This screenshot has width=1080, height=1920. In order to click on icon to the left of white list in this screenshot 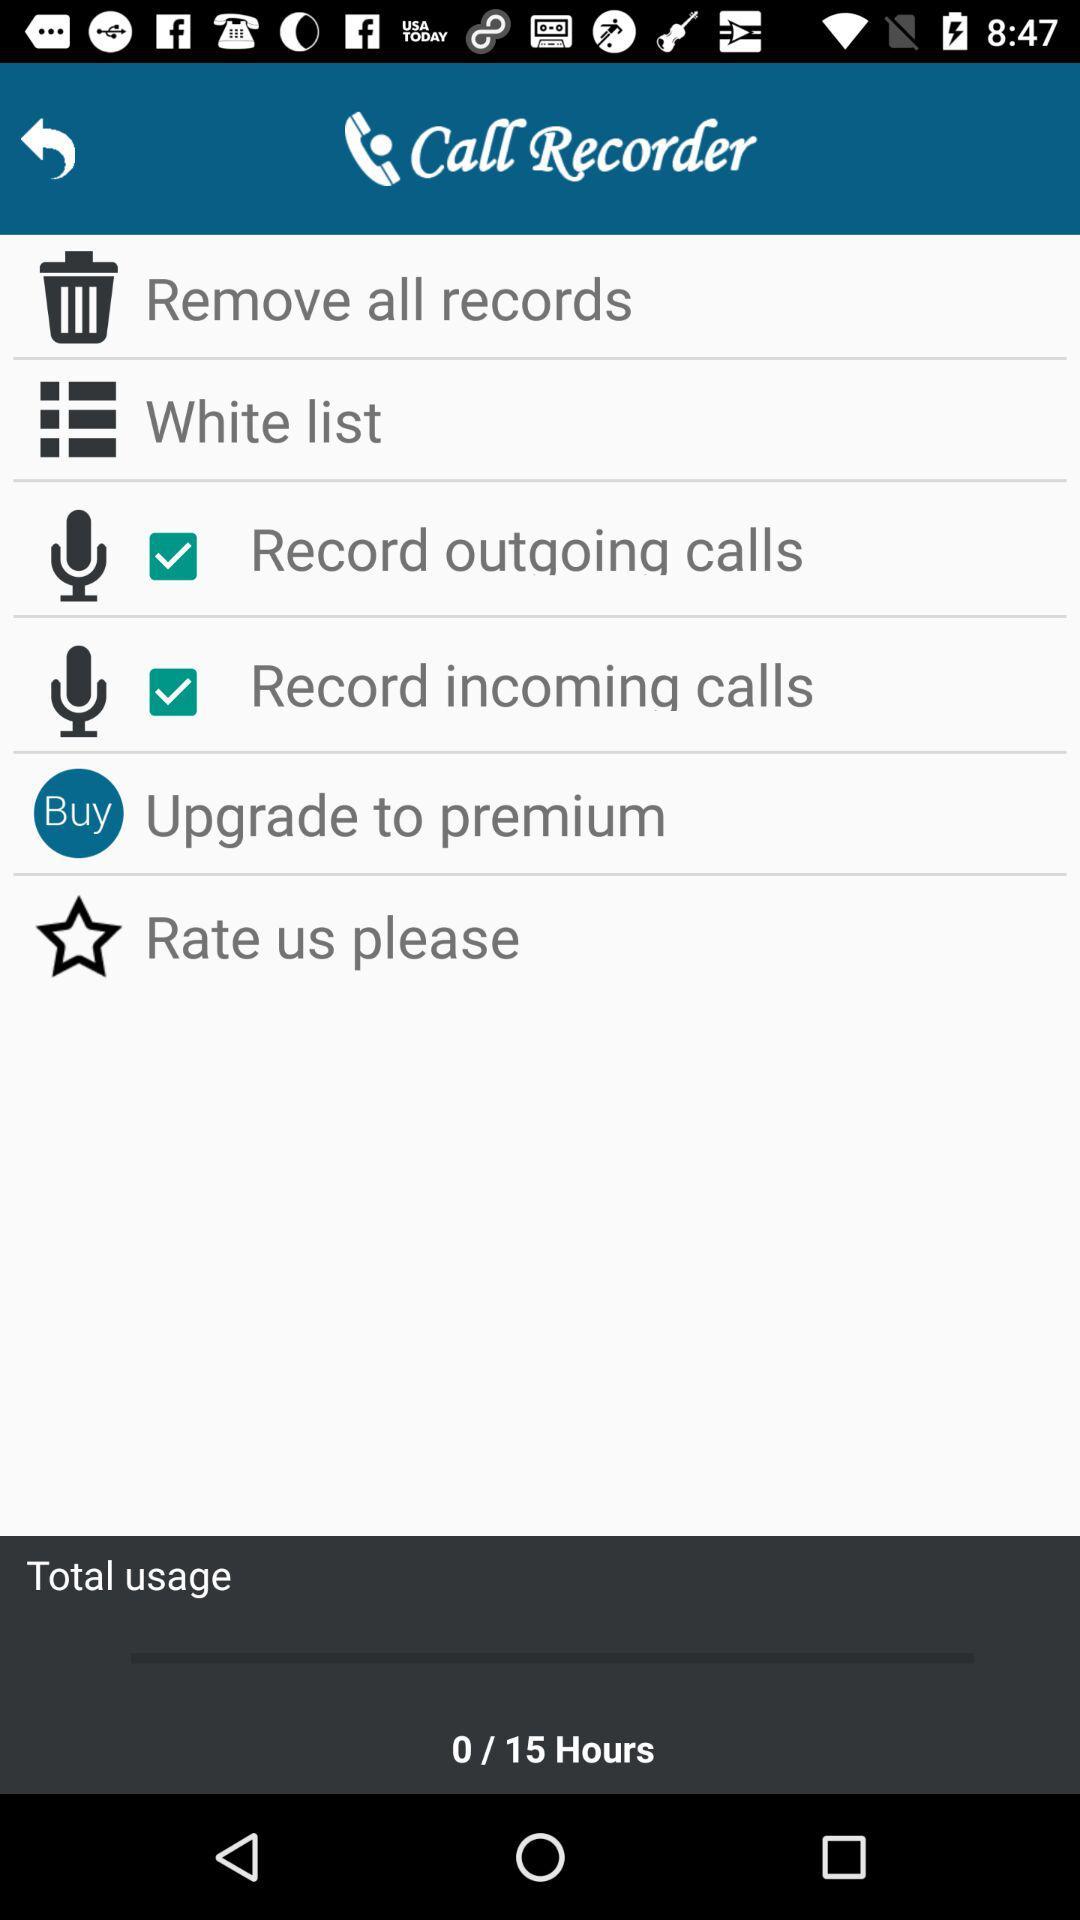, I will do `click(77, 418)`.